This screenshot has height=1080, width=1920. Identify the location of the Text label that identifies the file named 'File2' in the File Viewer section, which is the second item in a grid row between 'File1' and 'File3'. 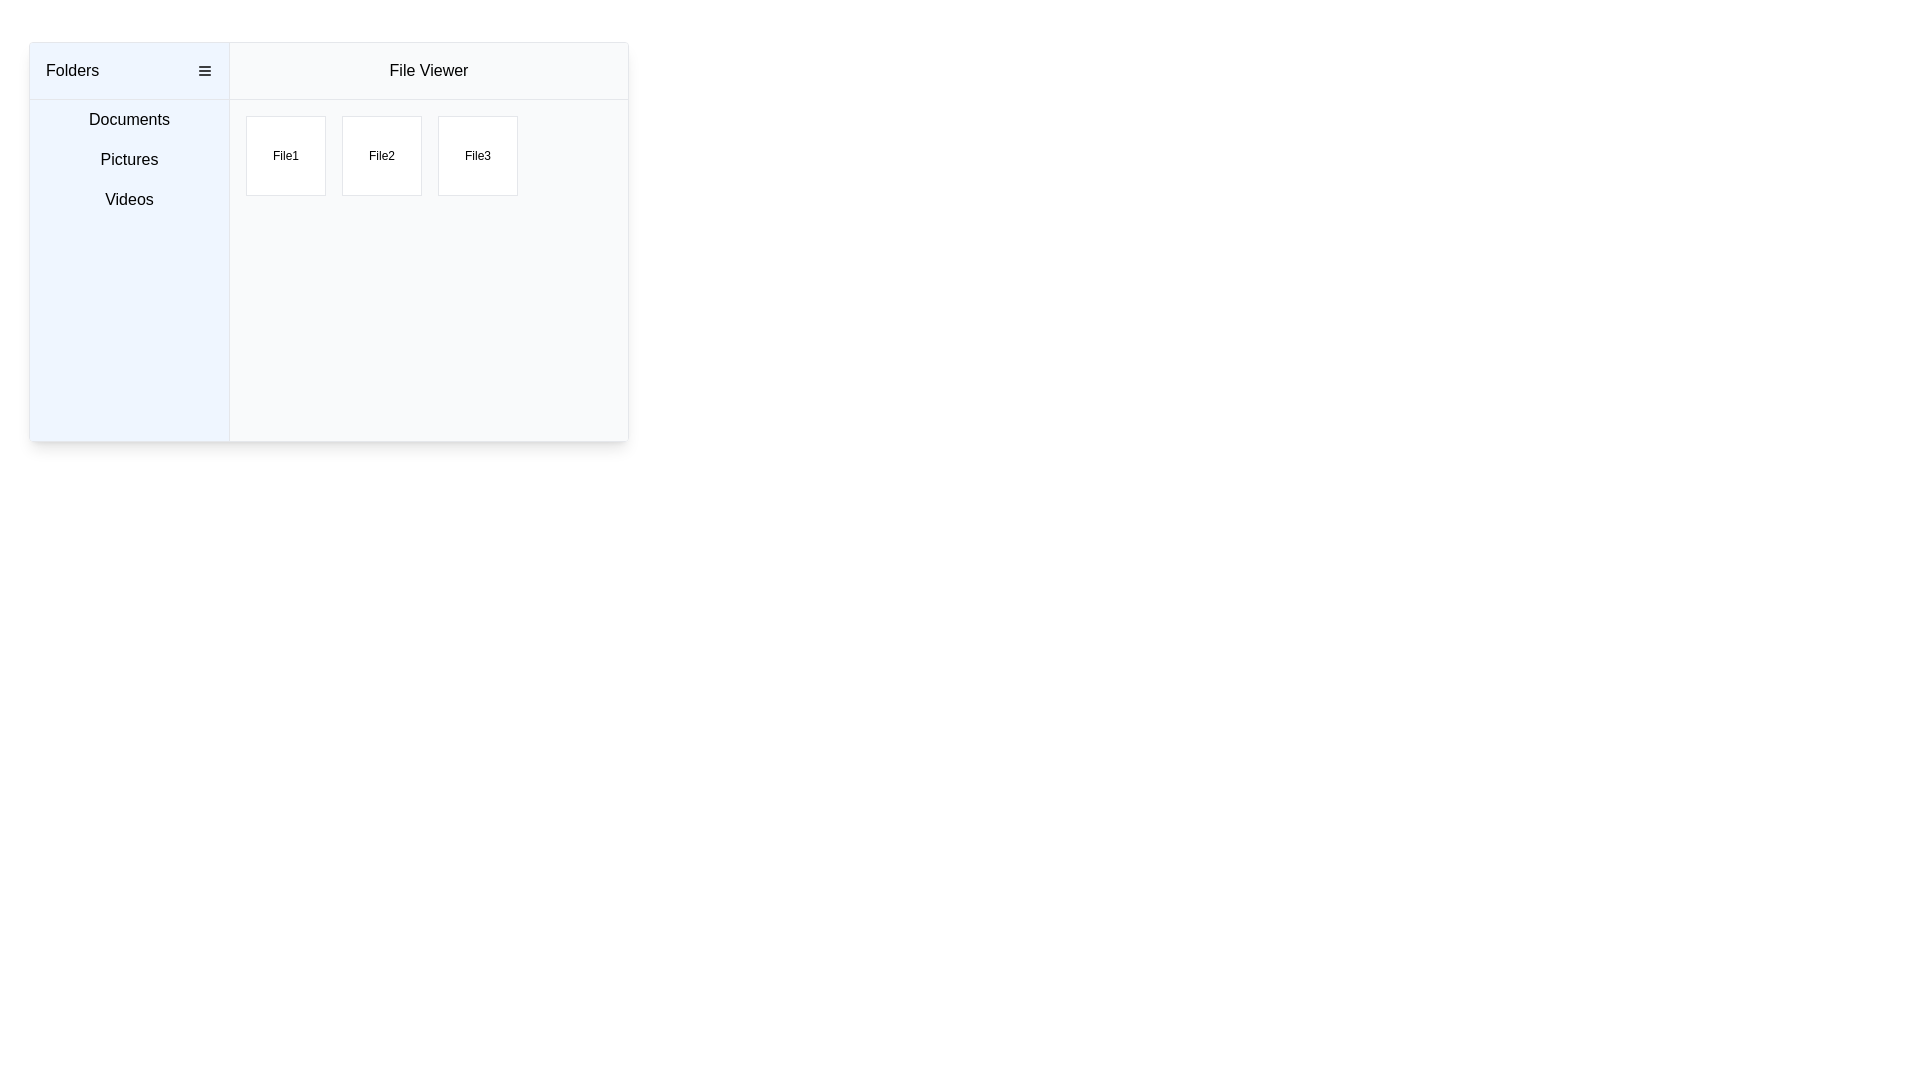
(382, 154).